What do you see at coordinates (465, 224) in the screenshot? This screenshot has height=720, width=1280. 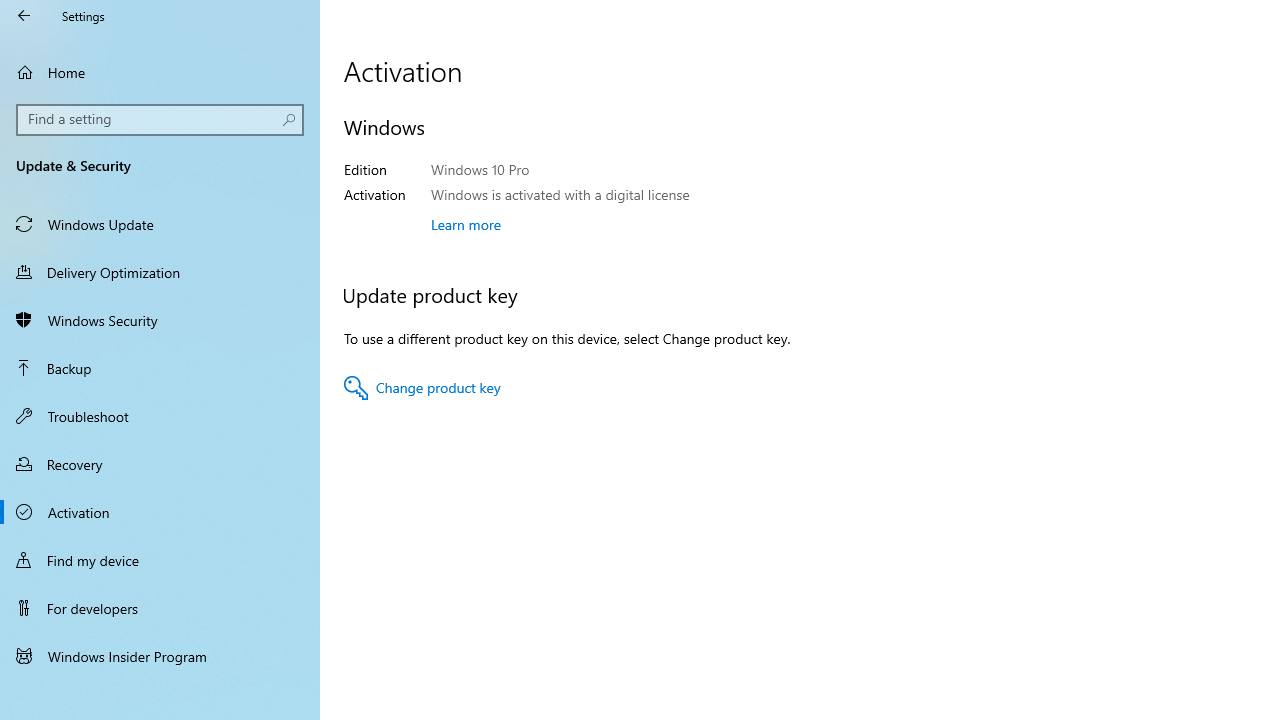 I see `'Learn more about Windows activation'` at bounding box center [465, 224].